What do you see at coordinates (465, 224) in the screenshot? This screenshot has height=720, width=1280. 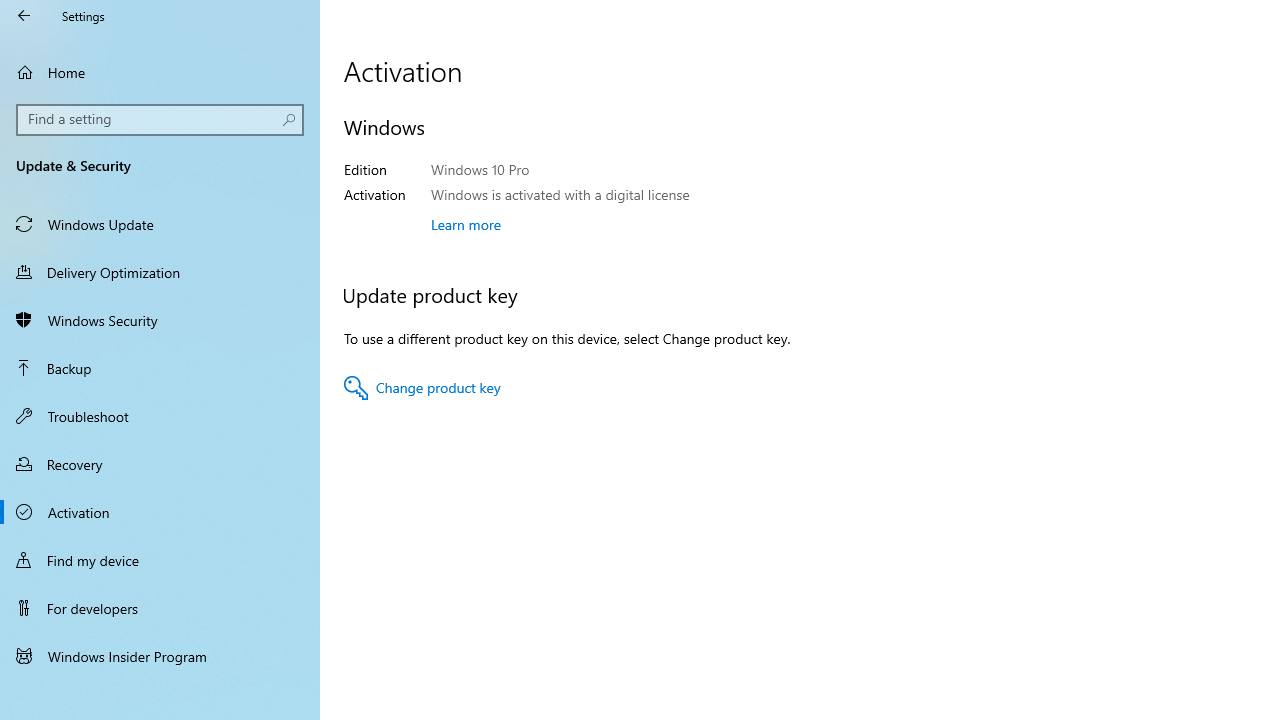 I see `'Learn more about Windows activation'` at bounding box center [465, 224].